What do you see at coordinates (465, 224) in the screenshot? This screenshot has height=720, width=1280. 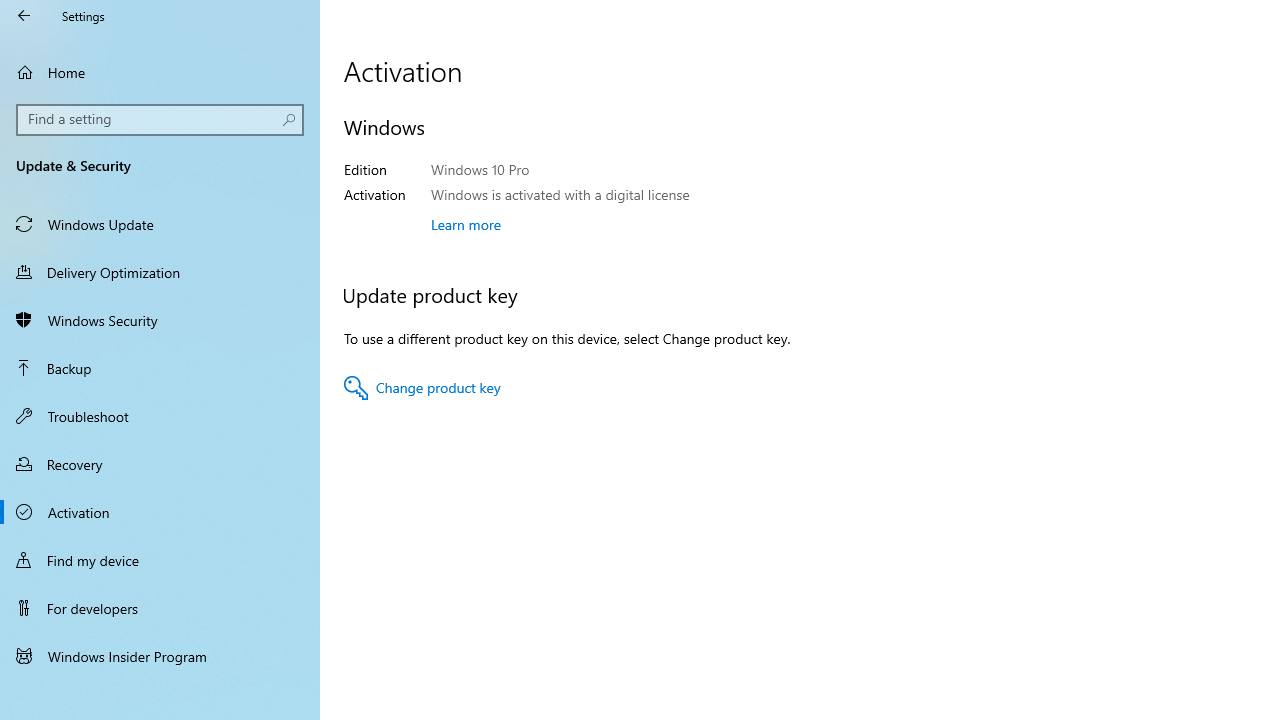 I see `'Learn more about Windows activation'` at bounding box center [465, 224].